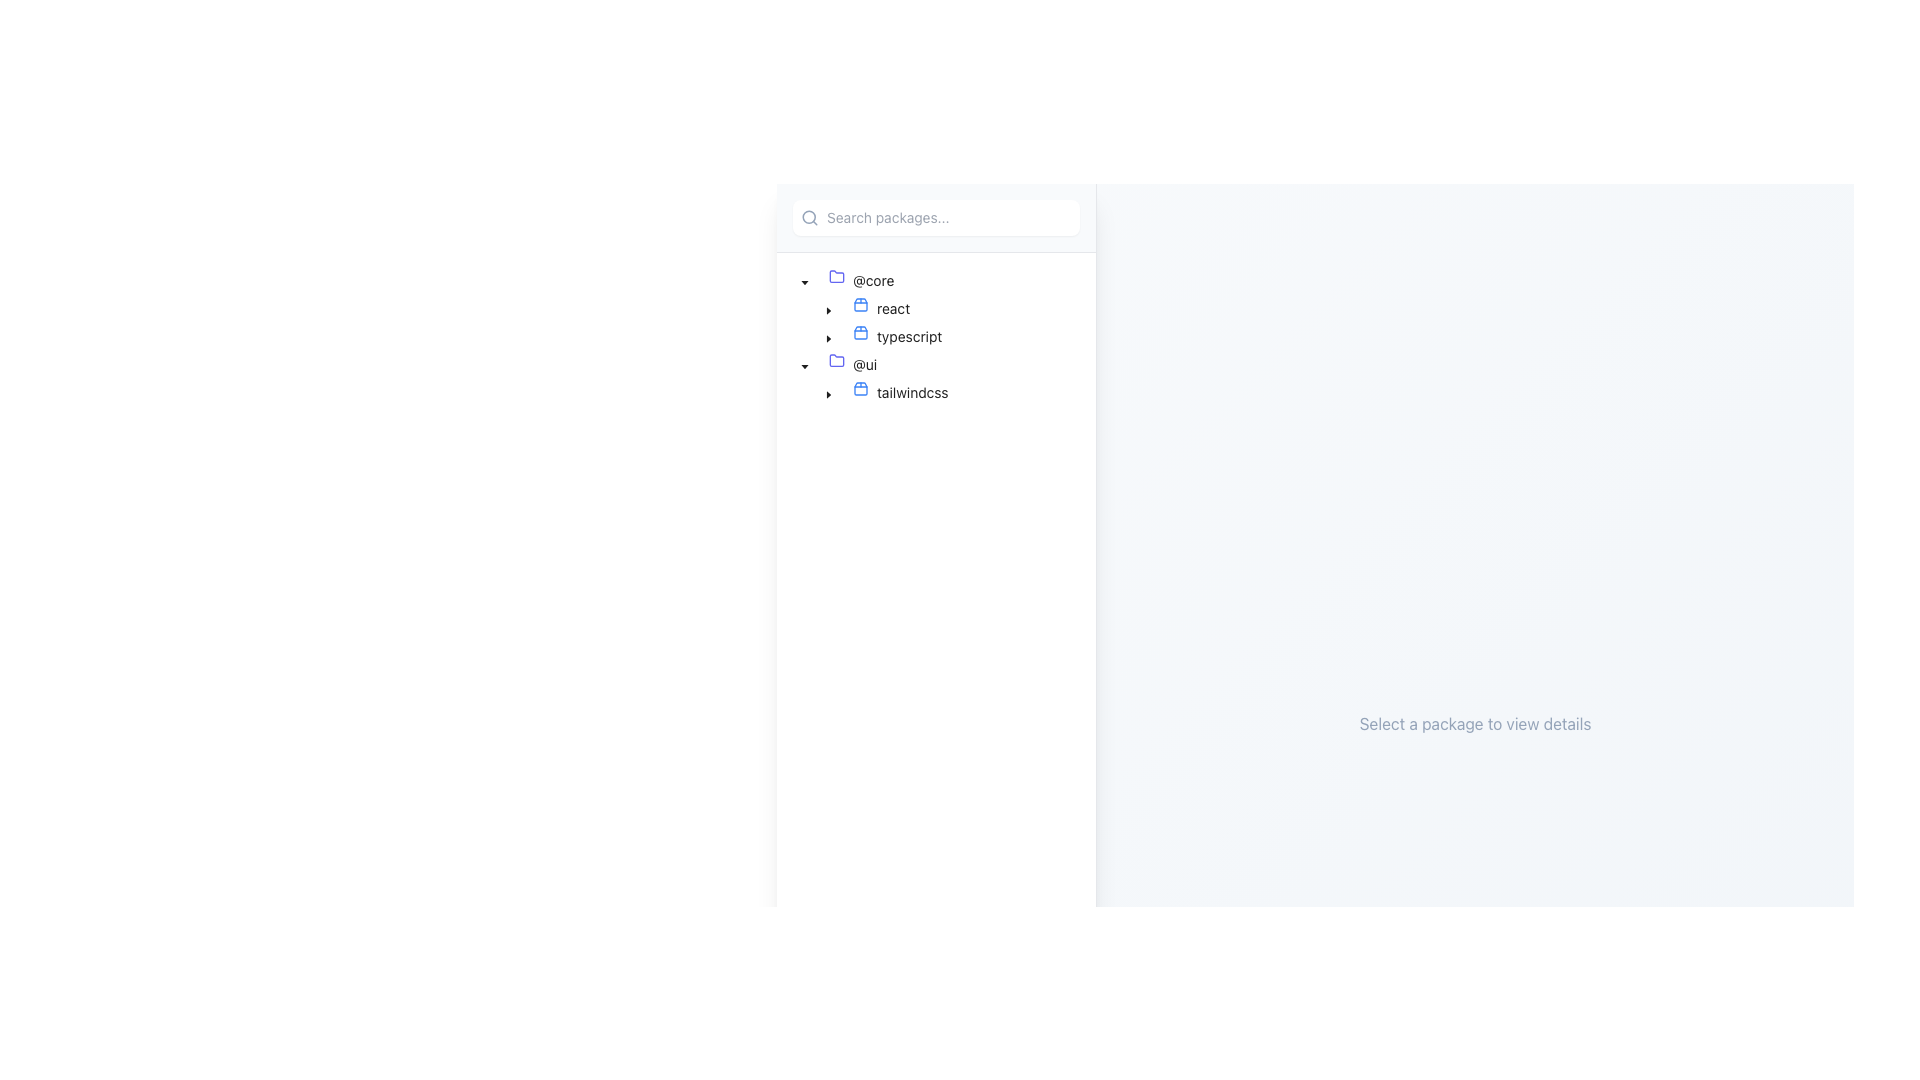 This screenshot has height=1080, width=1920. What do you see at coordinates (805, 366) in the screenshot?
I see `the Dropdown Toggle Icon adjacent to the '@ui' folder label` at bounding box center [805, 366].